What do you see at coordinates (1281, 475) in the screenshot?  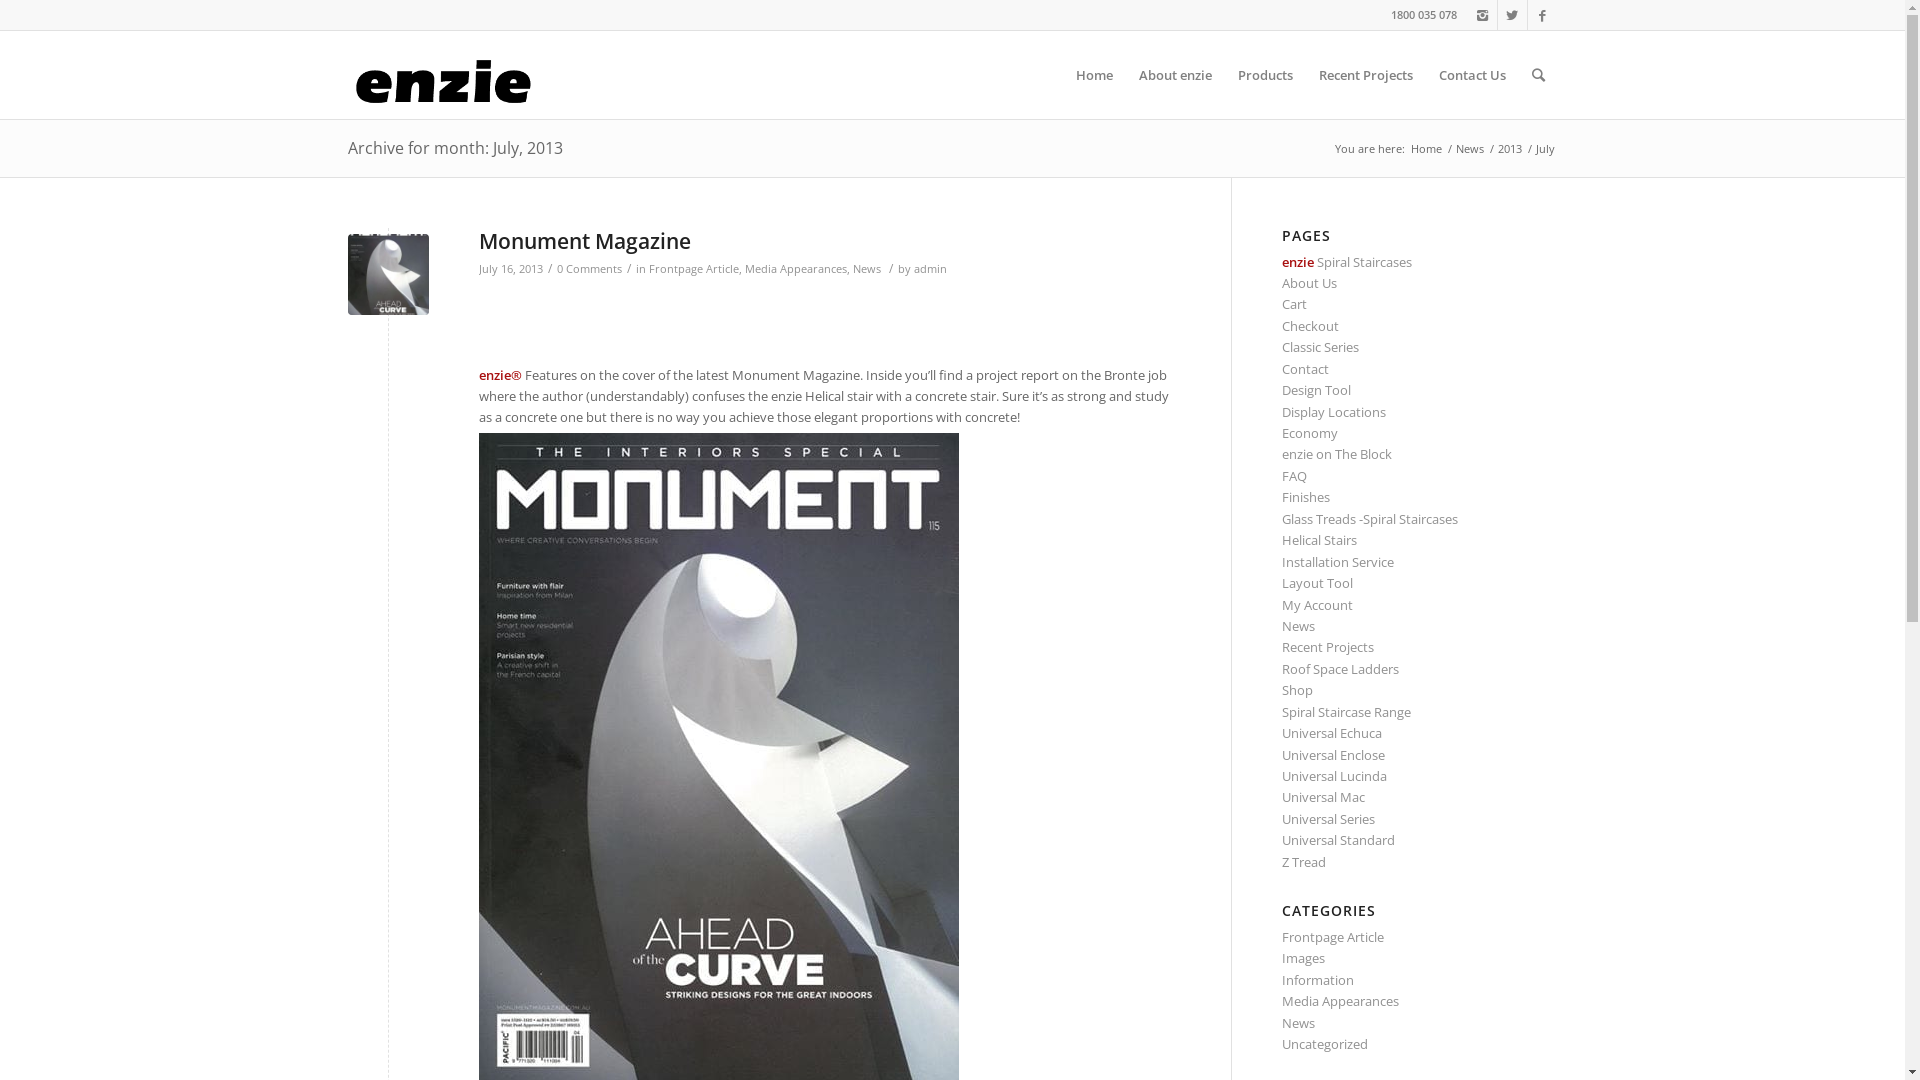 I see `'FAQ'` at bounding box center [1281, 475].